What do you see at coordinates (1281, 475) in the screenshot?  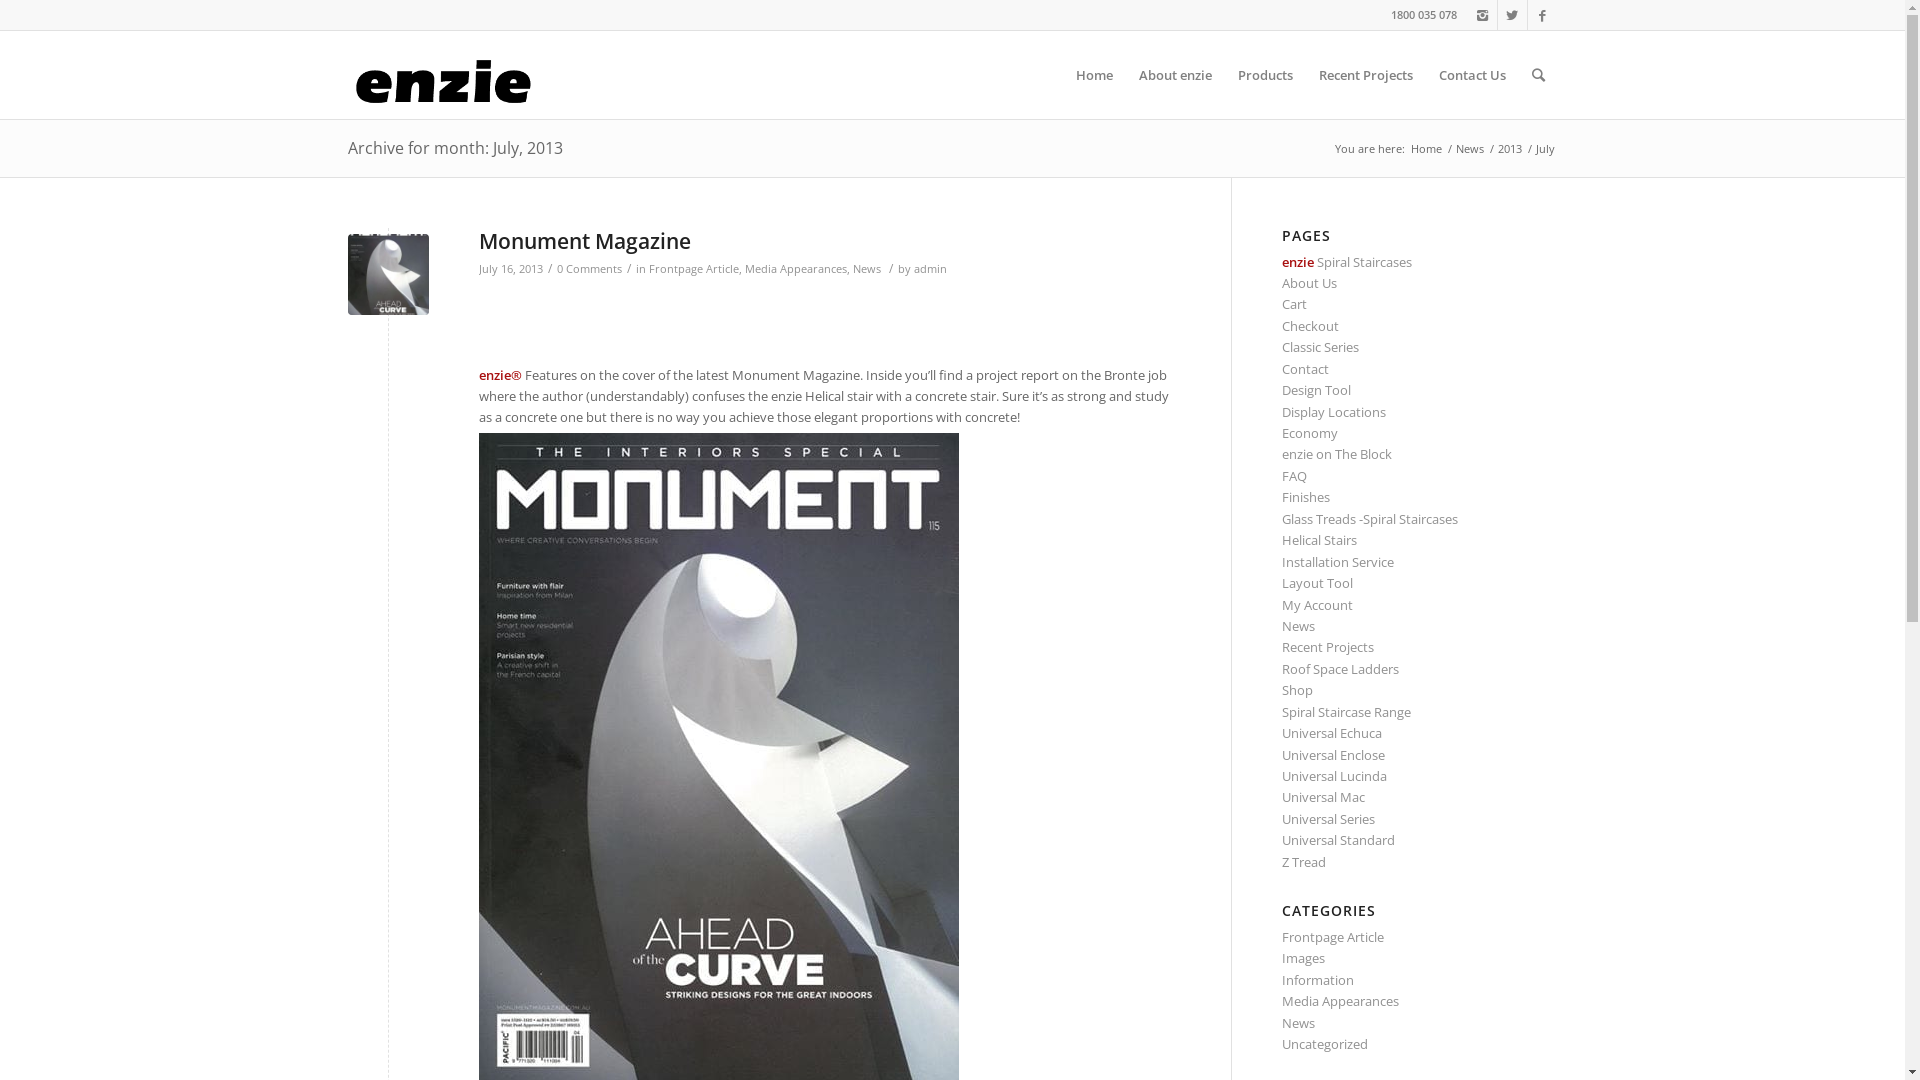 I see `'FAQ'` at bounding box center [1281, 475].